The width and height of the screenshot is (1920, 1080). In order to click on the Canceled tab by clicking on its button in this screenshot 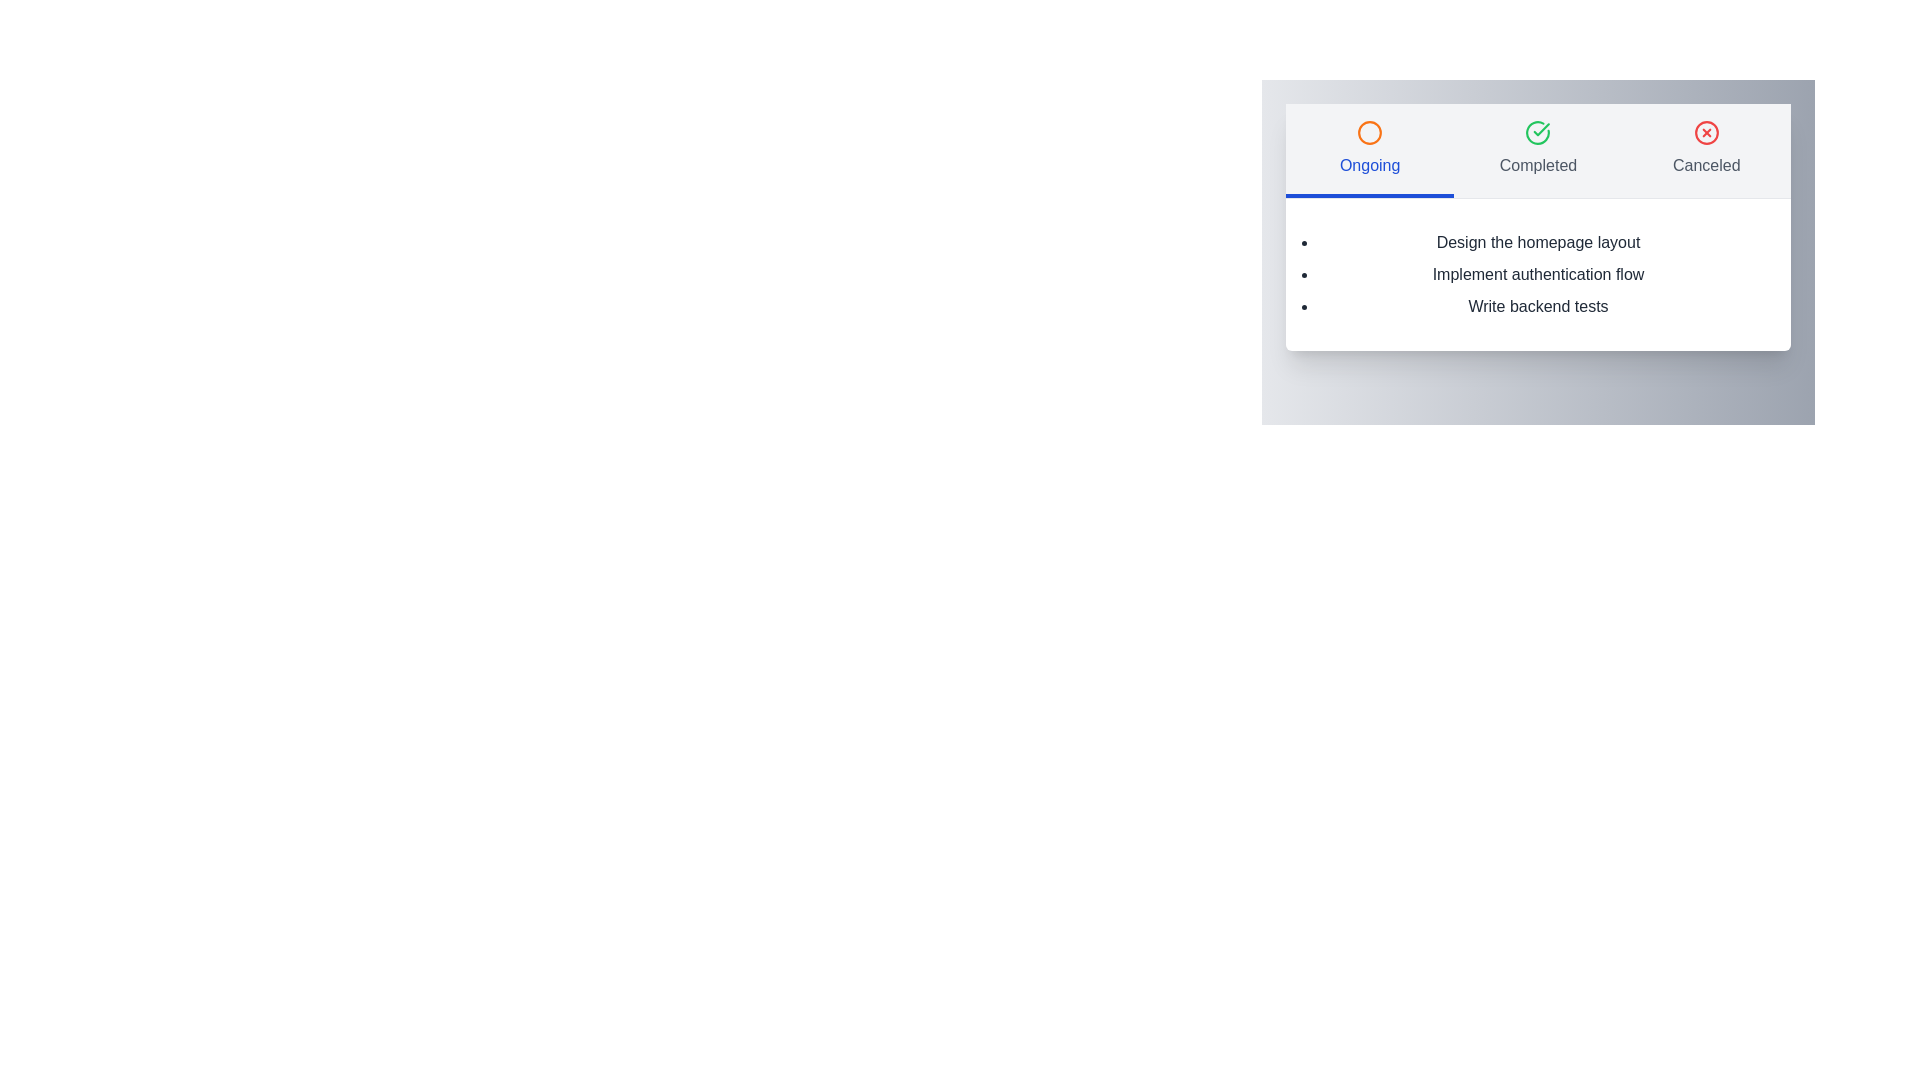, I will do `click(1706, 149)`.